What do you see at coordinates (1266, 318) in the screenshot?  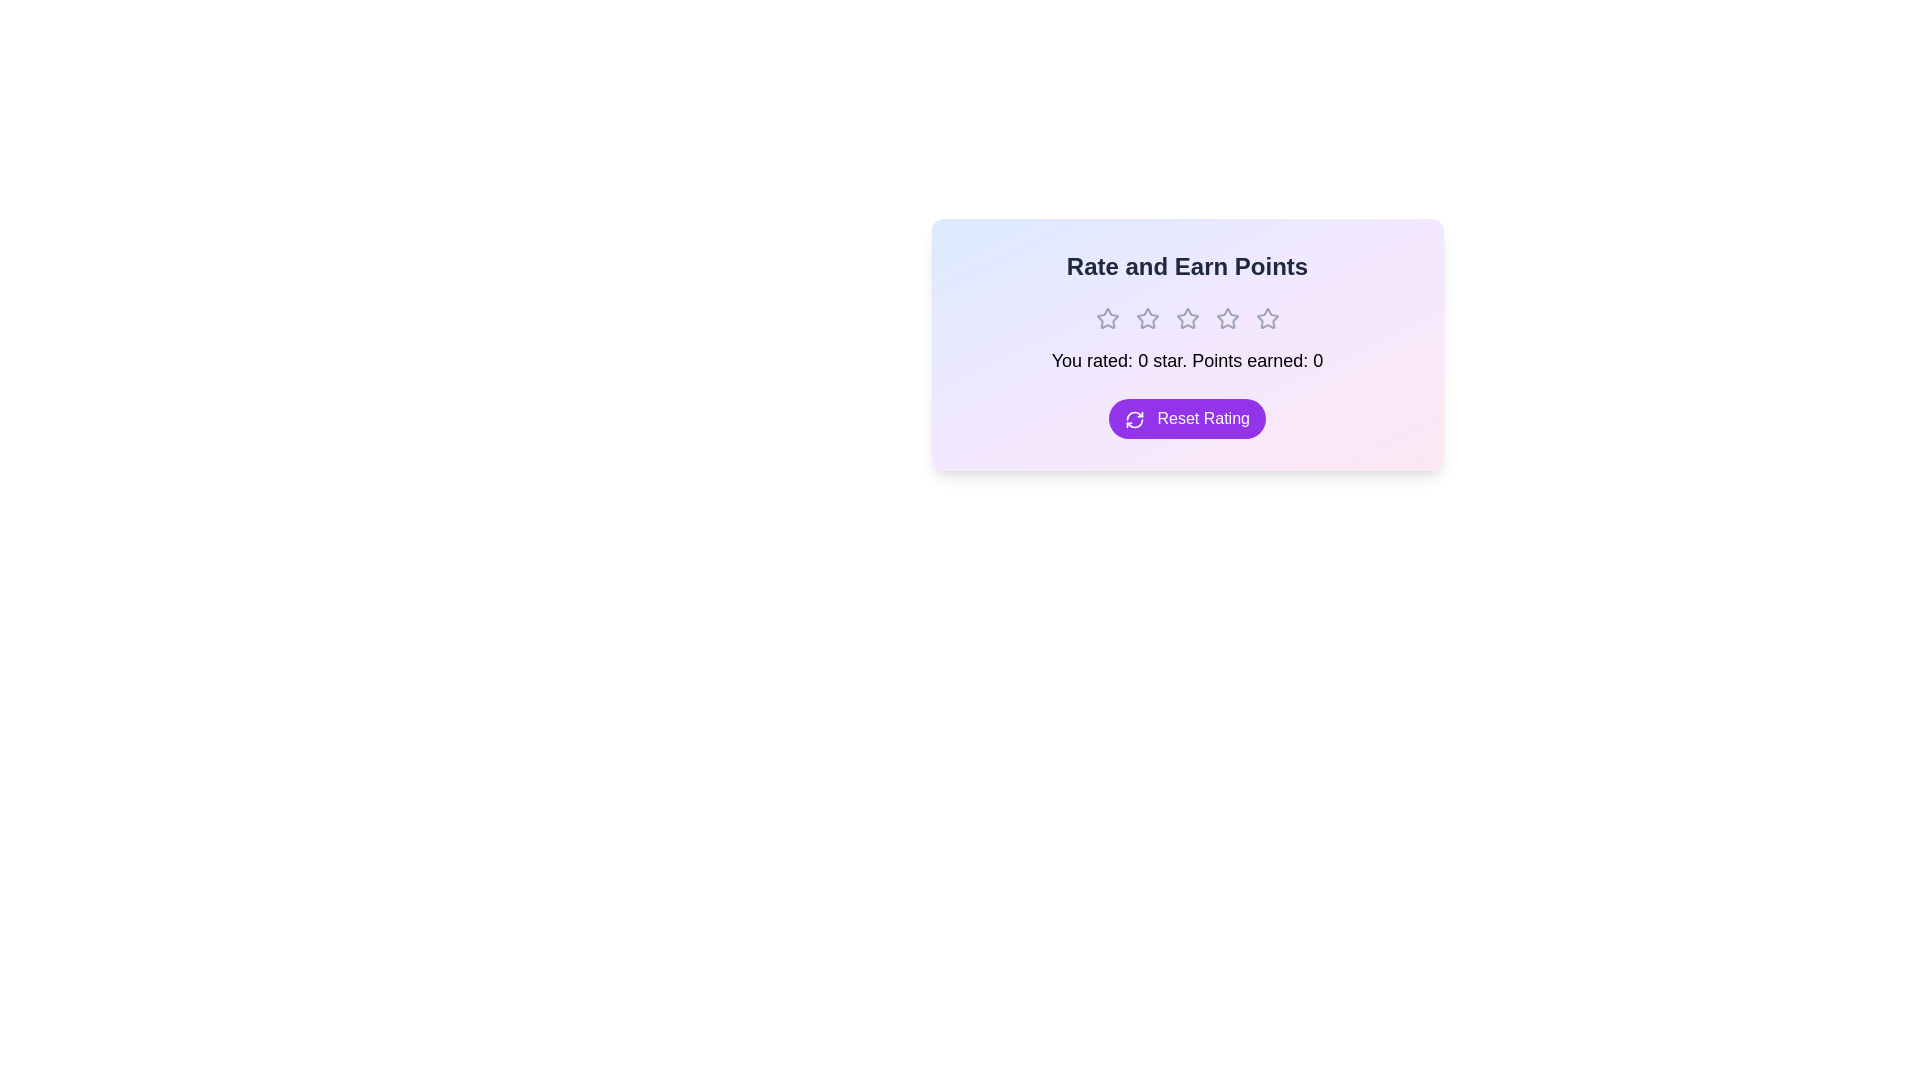 I see `the rating to 5 stars by clicking on the corresponding star` at bounding box center [1266, 318].